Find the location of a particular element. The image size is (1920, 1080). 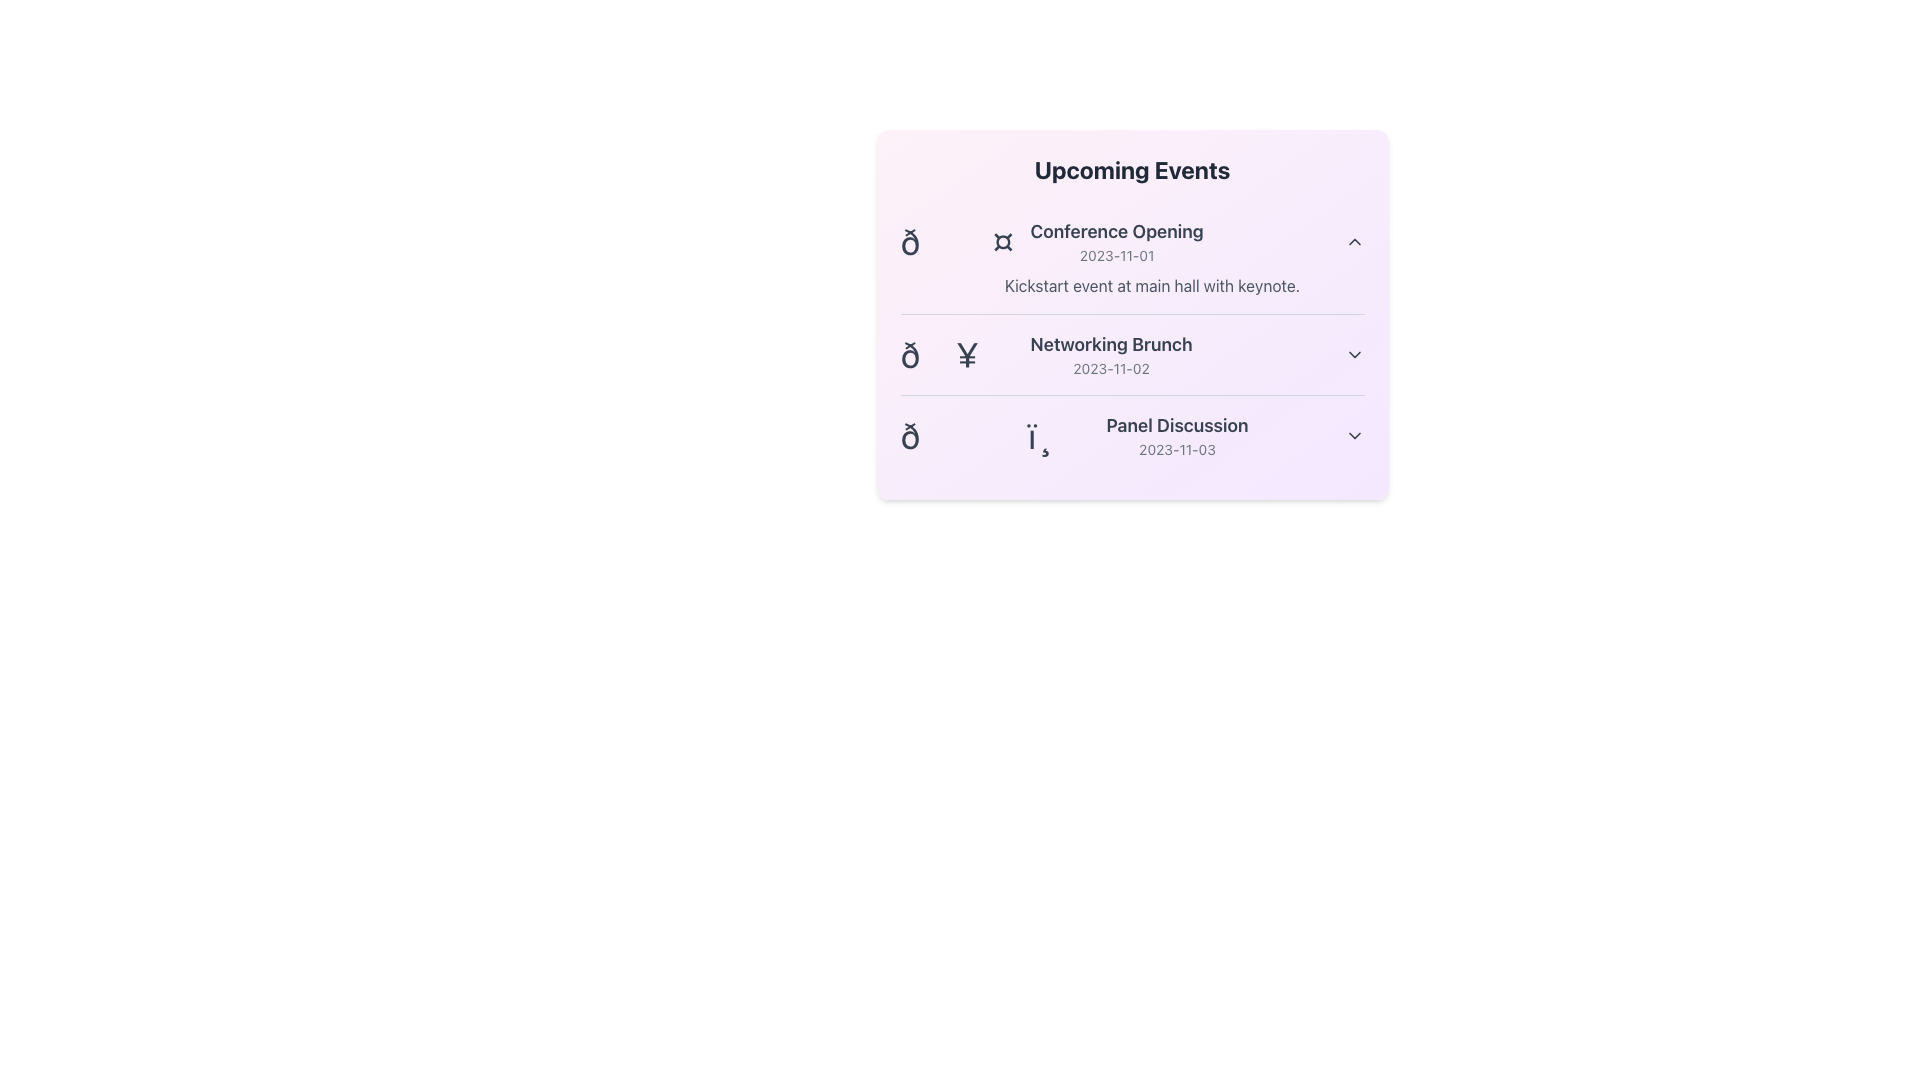

the 'Networking Brunch' event text block for accessibility navigation is located at coordinates (1045, 353).